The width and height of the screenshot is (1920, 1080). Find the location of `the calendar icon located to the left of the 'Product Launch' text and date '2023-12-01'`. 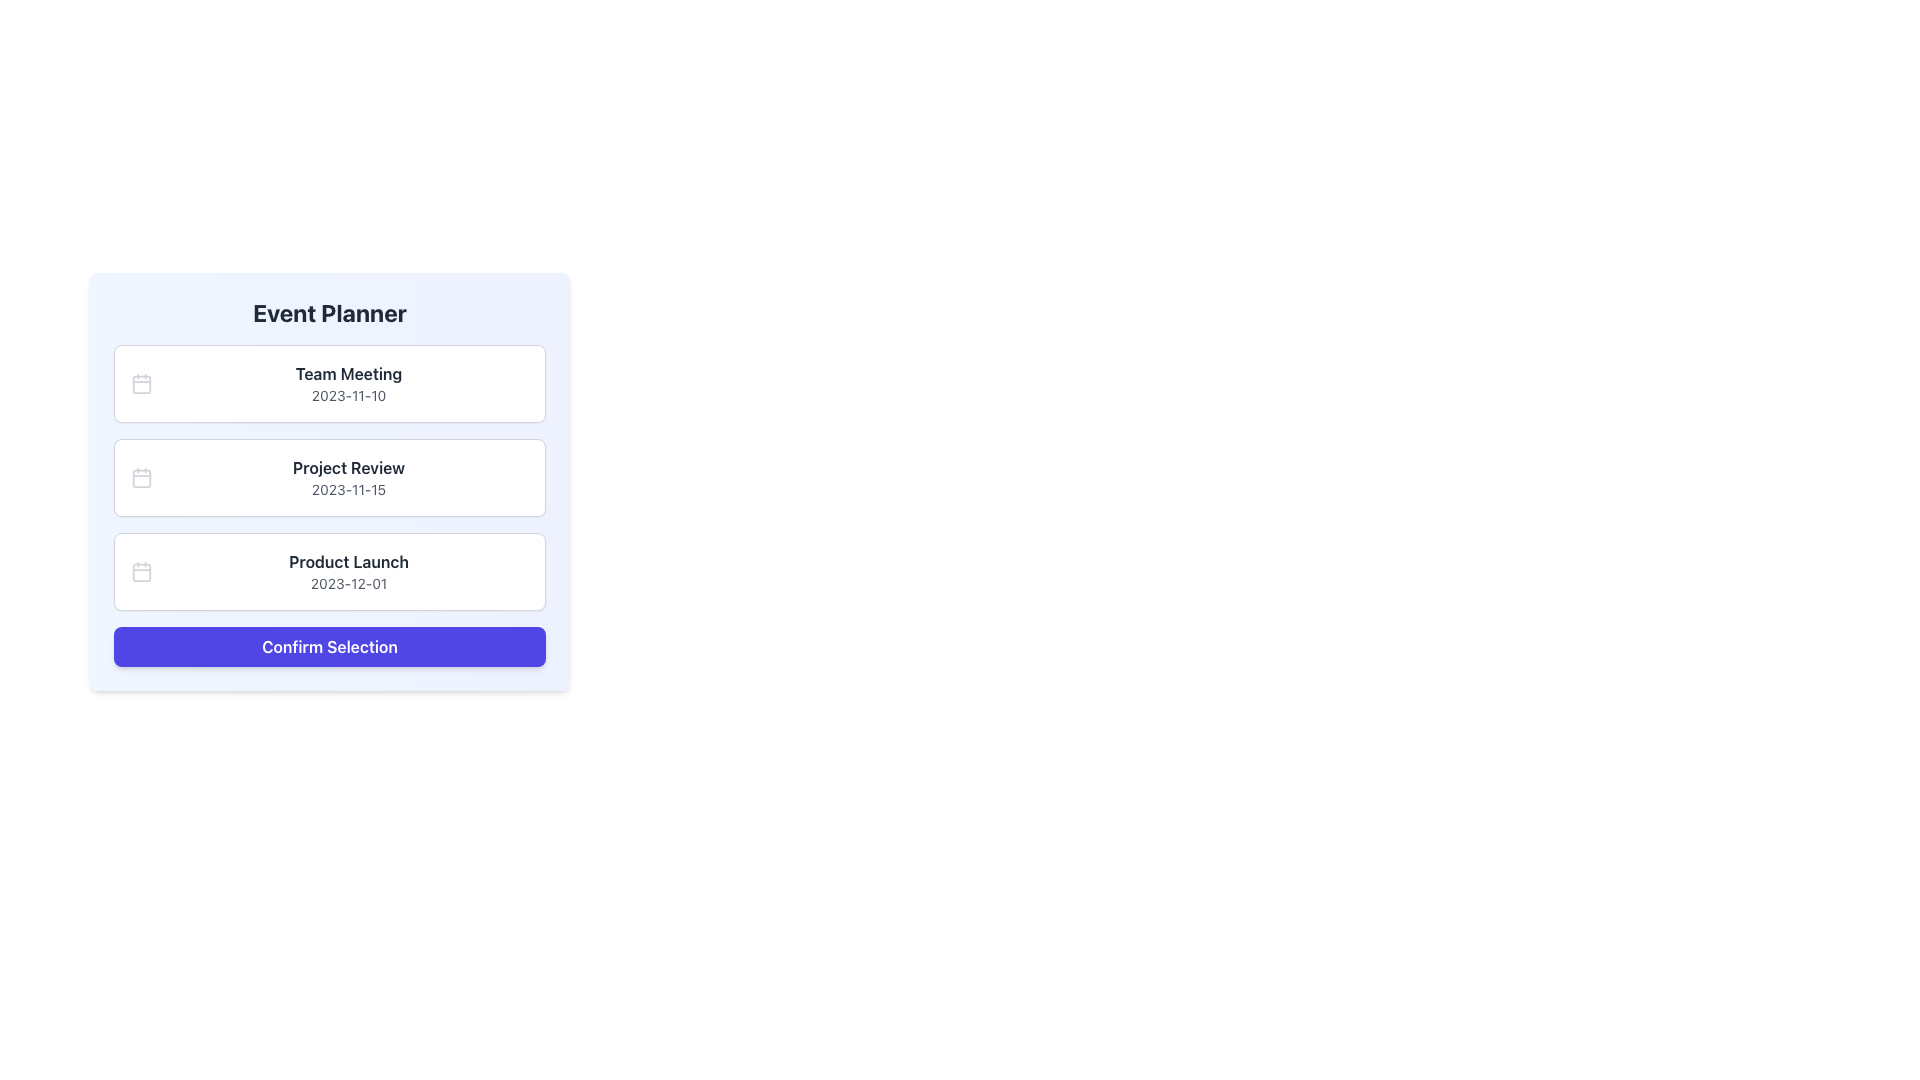

the calendar icon located to the left of the 'Product Launch' text and date '2023-12-01' is located at coordinates (141, 571).